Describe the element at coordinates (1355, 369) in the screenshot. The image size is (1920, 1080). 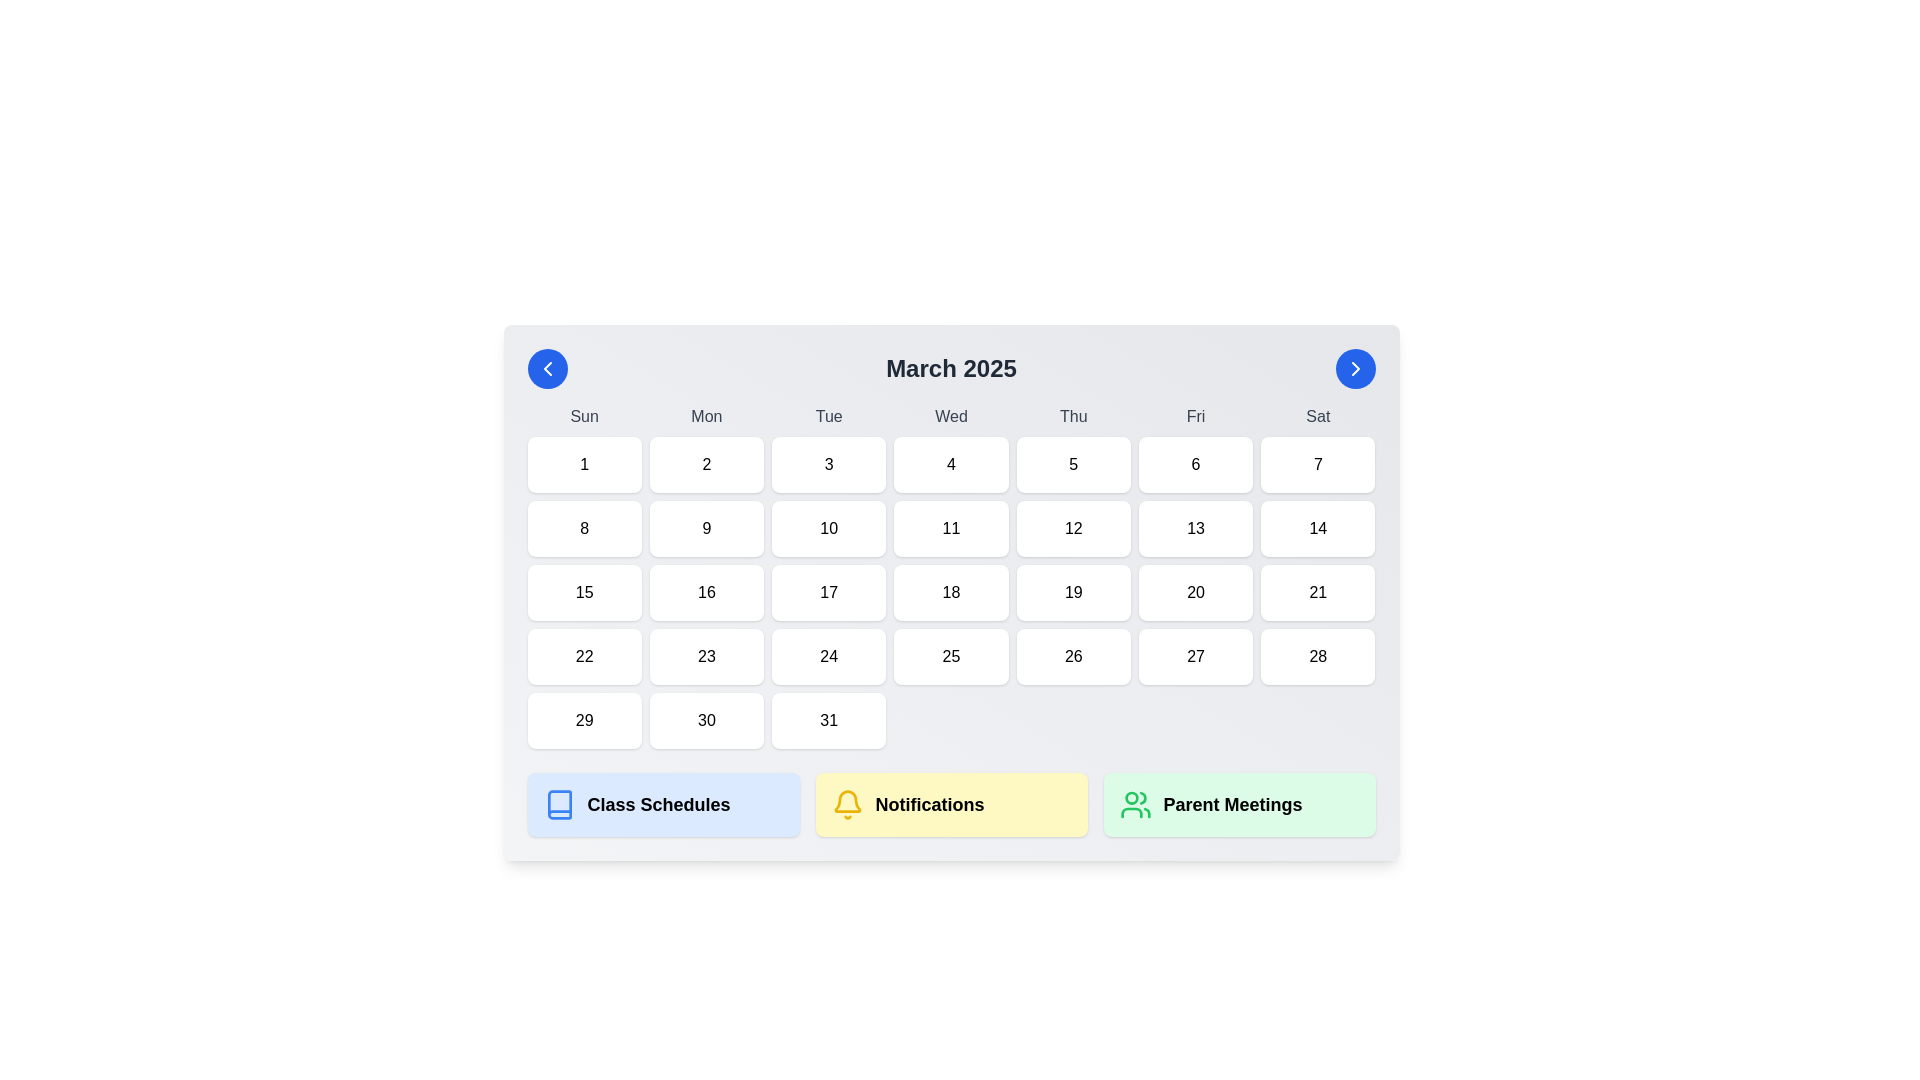
I see `the chevron icon located within the circular button at the top-right corner of the interface` at that location.